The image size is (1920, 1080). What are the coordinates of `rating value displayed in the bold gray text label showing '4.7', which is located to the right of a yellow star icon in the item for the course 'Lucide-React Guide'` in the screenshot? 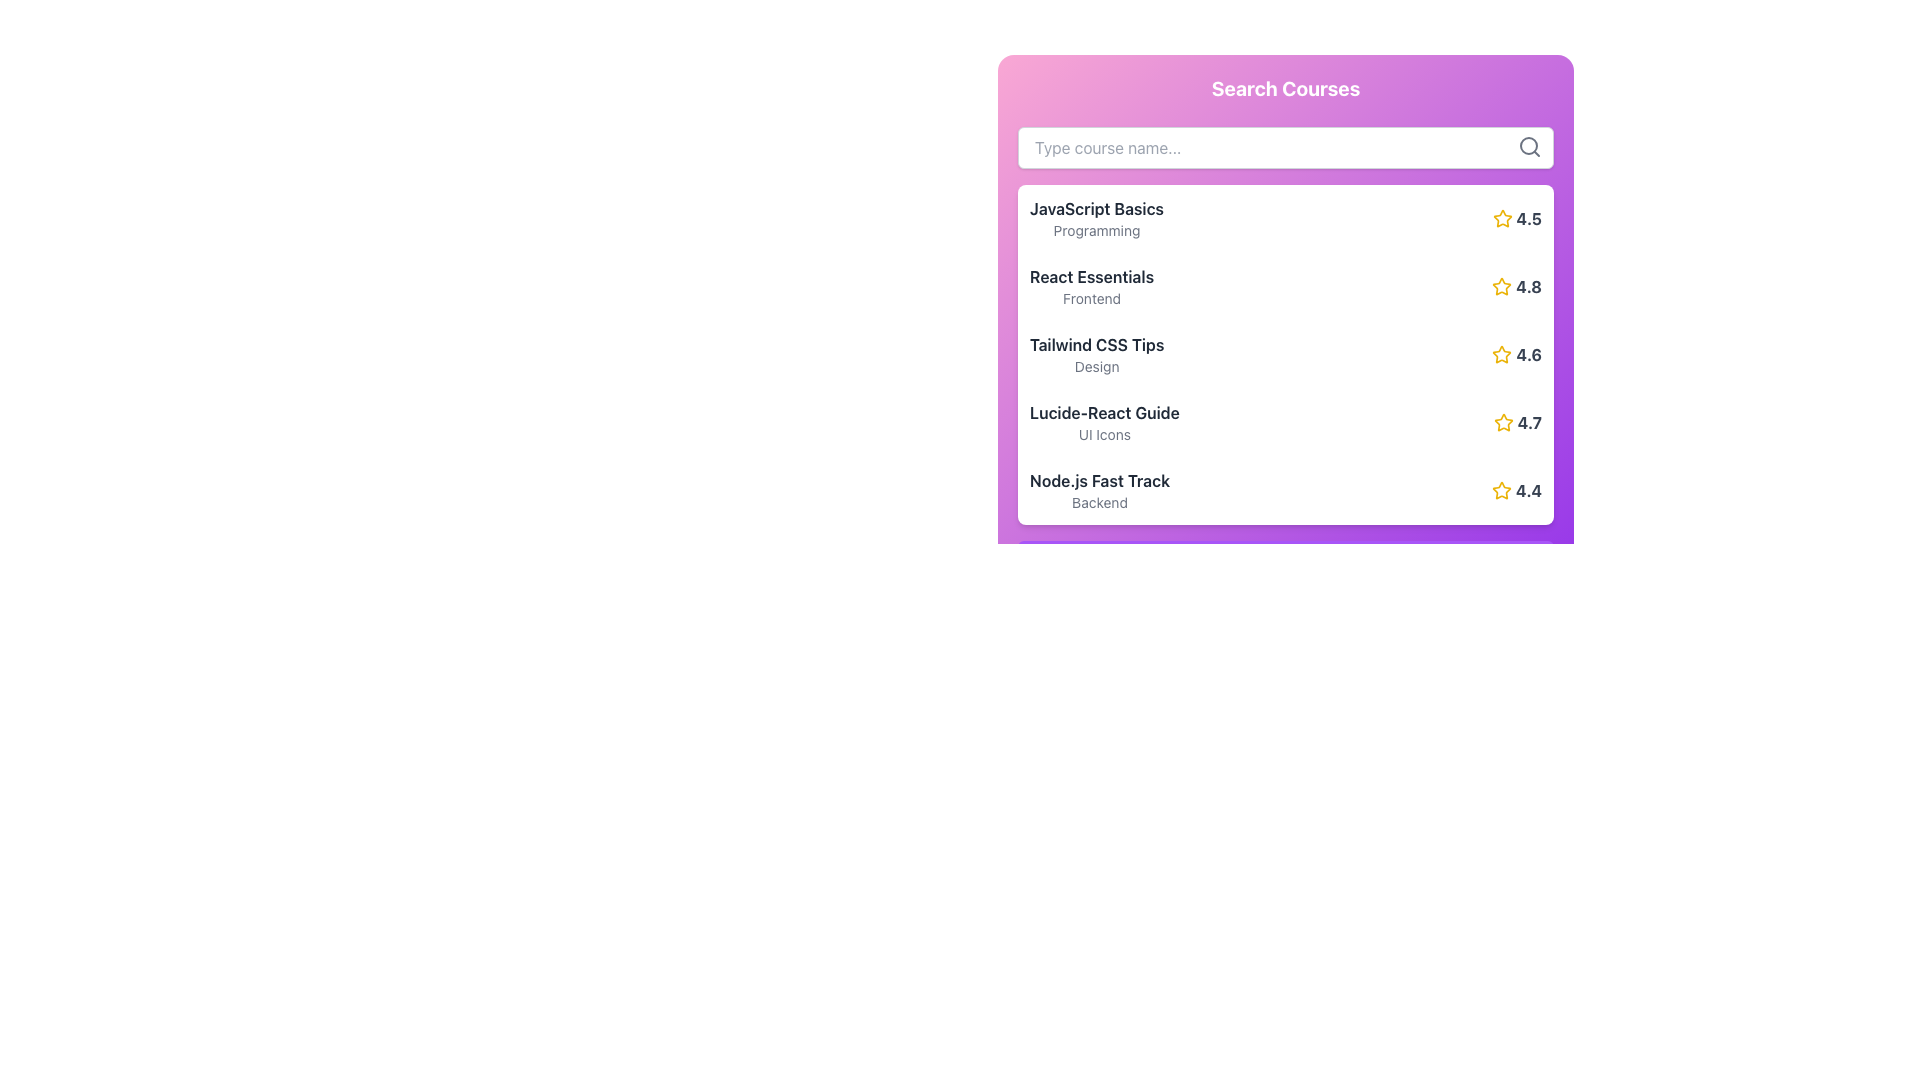 It's located at (1528, 422).